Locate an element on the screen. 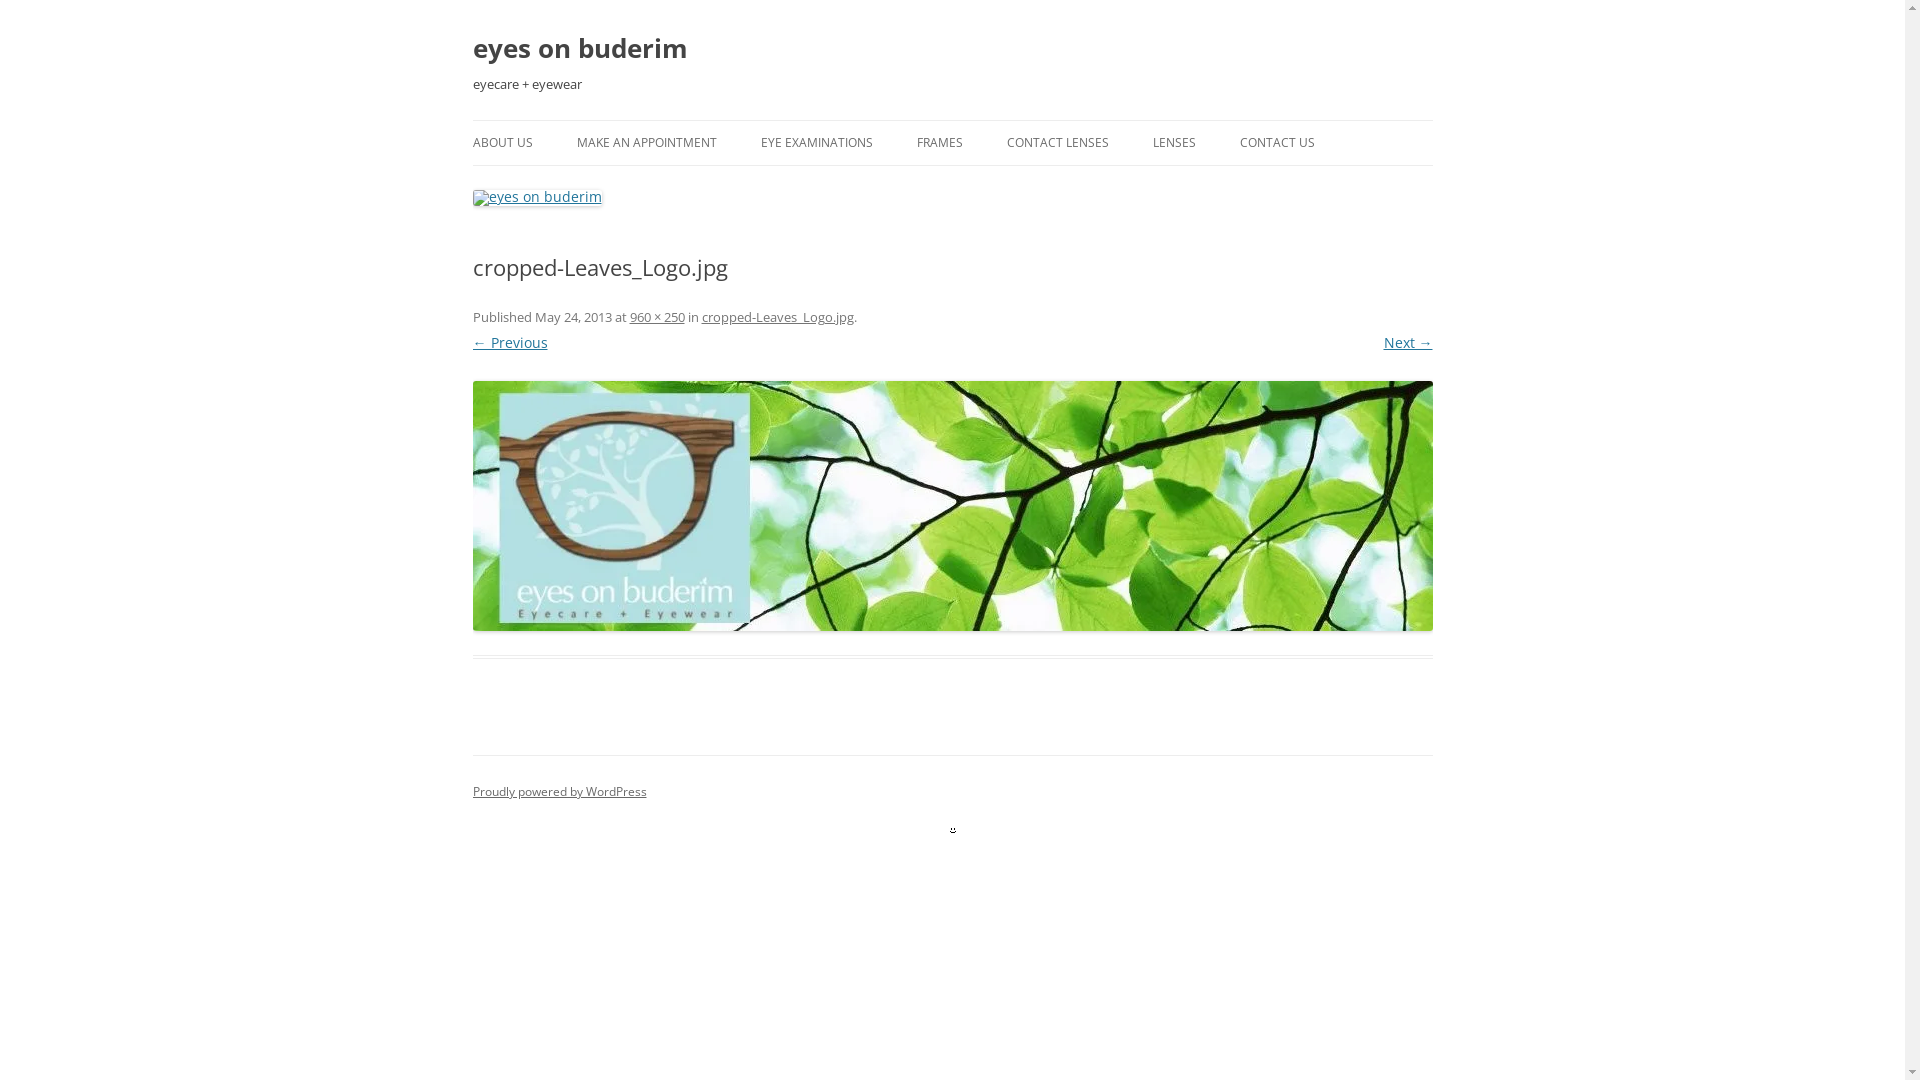  'CONTACT LENS ORDER FORM' is located at coordinates (1104, 185).